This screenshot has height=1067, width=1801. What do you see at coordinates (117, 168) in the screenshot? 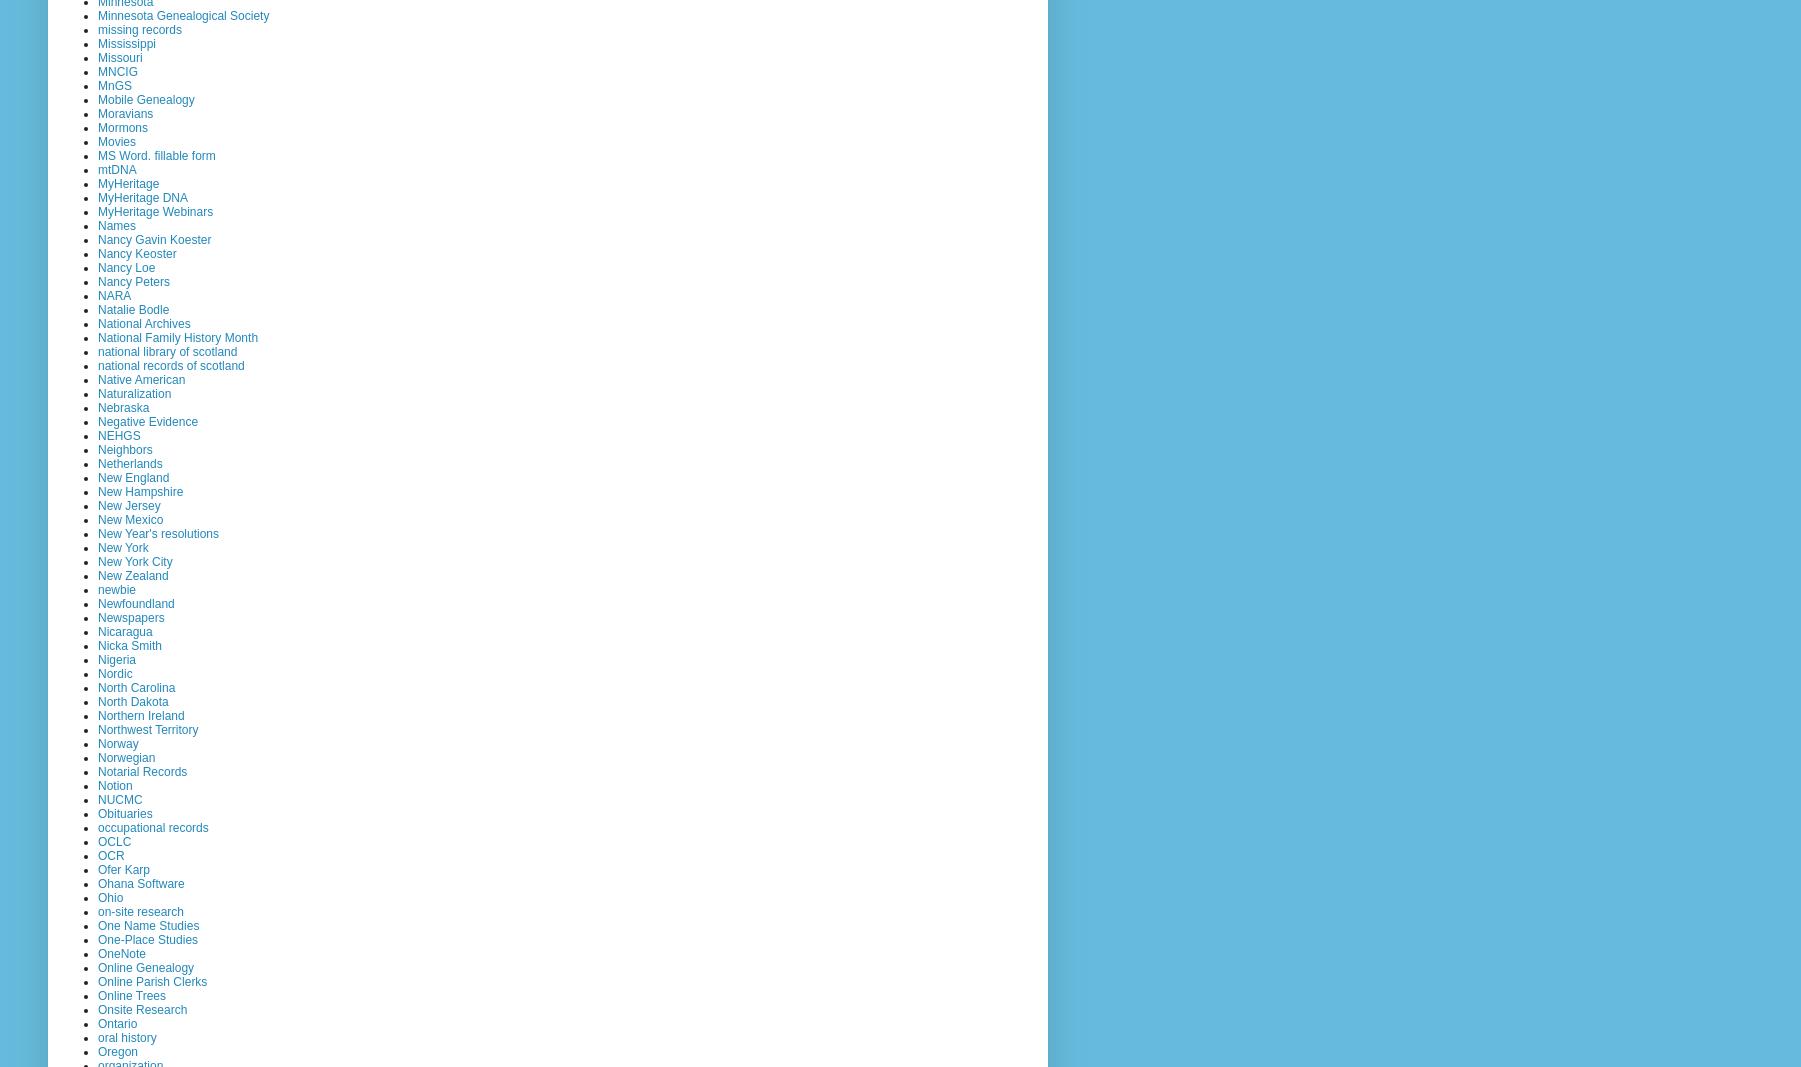
I see `'mtDNA'` at bounding box center [117, 168].